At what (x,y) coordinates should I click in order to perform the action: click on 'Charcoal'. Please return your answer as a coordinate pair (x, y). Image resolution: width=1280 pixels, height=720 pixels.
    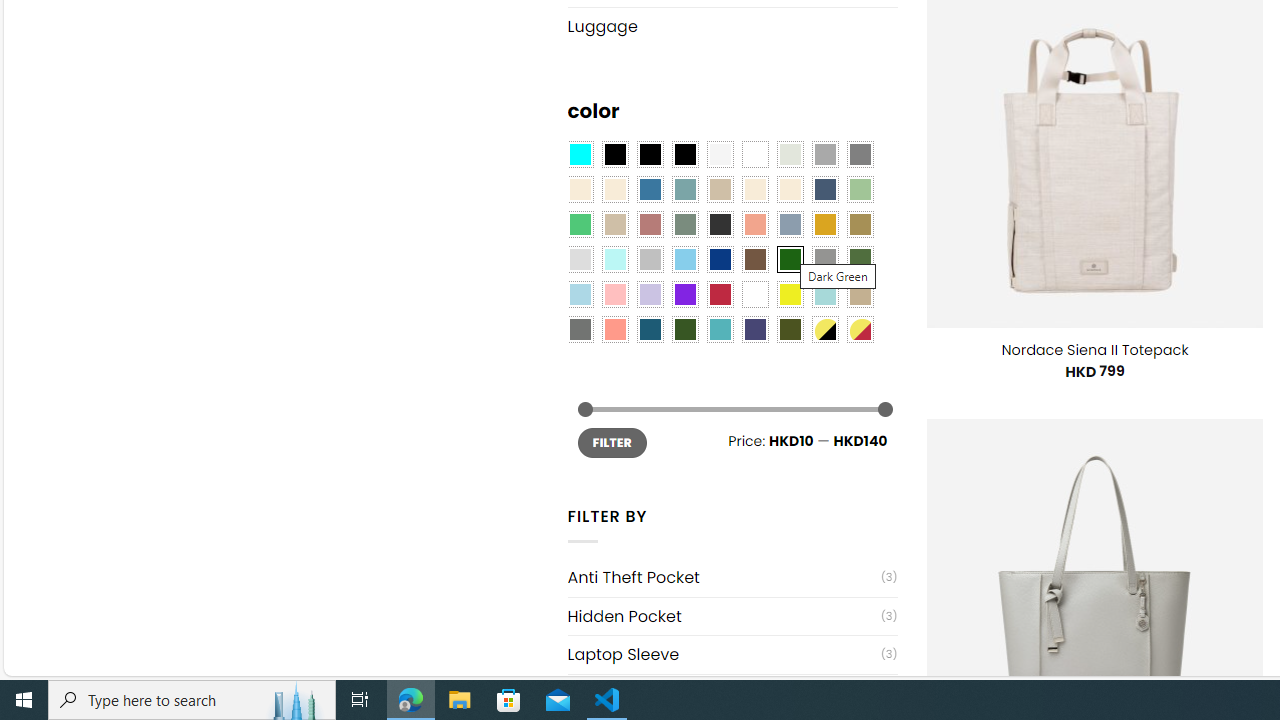
    Looking at the image, I should click on (720, 225).